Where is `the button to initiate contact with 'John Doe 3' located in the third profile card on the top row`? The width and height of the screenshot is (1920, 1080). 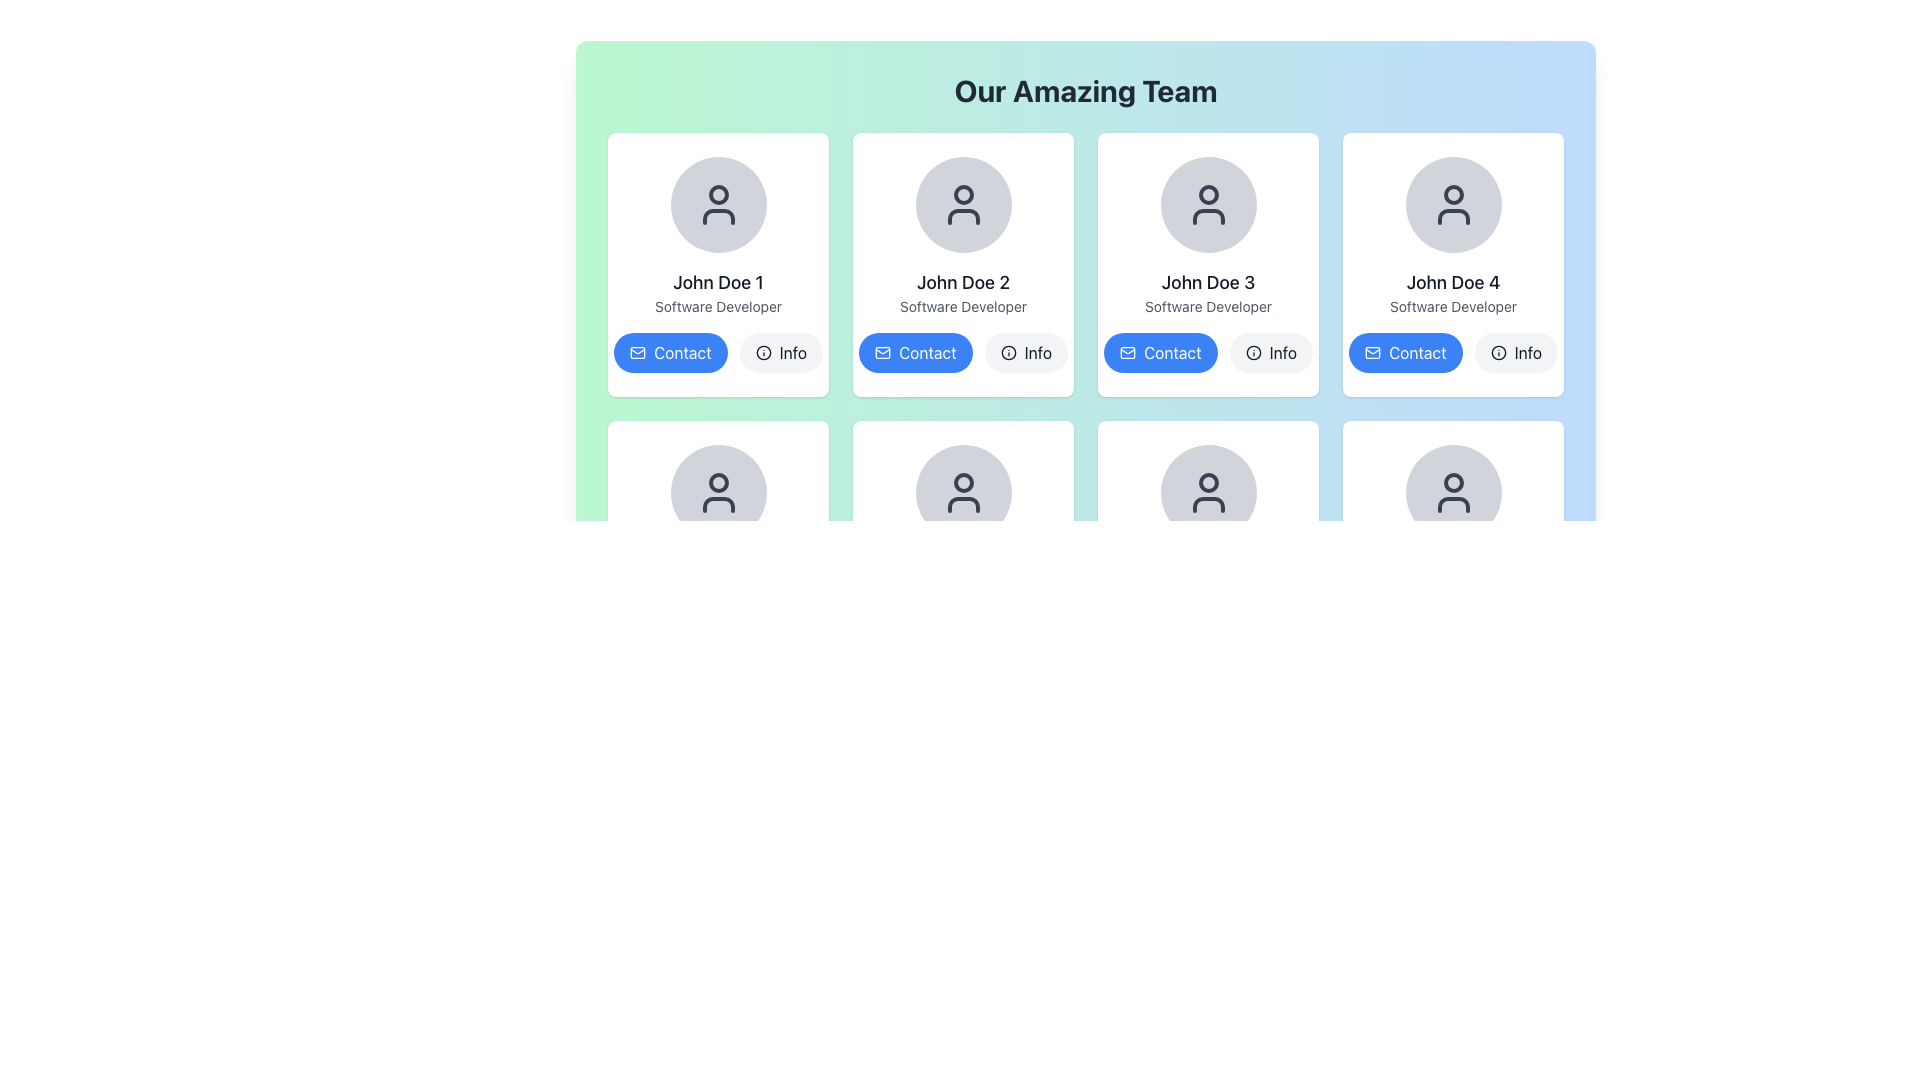
the button to initiate contact with 'John Doe 3' located in the third profile card on the top row is located at coordinates (1160, 352).